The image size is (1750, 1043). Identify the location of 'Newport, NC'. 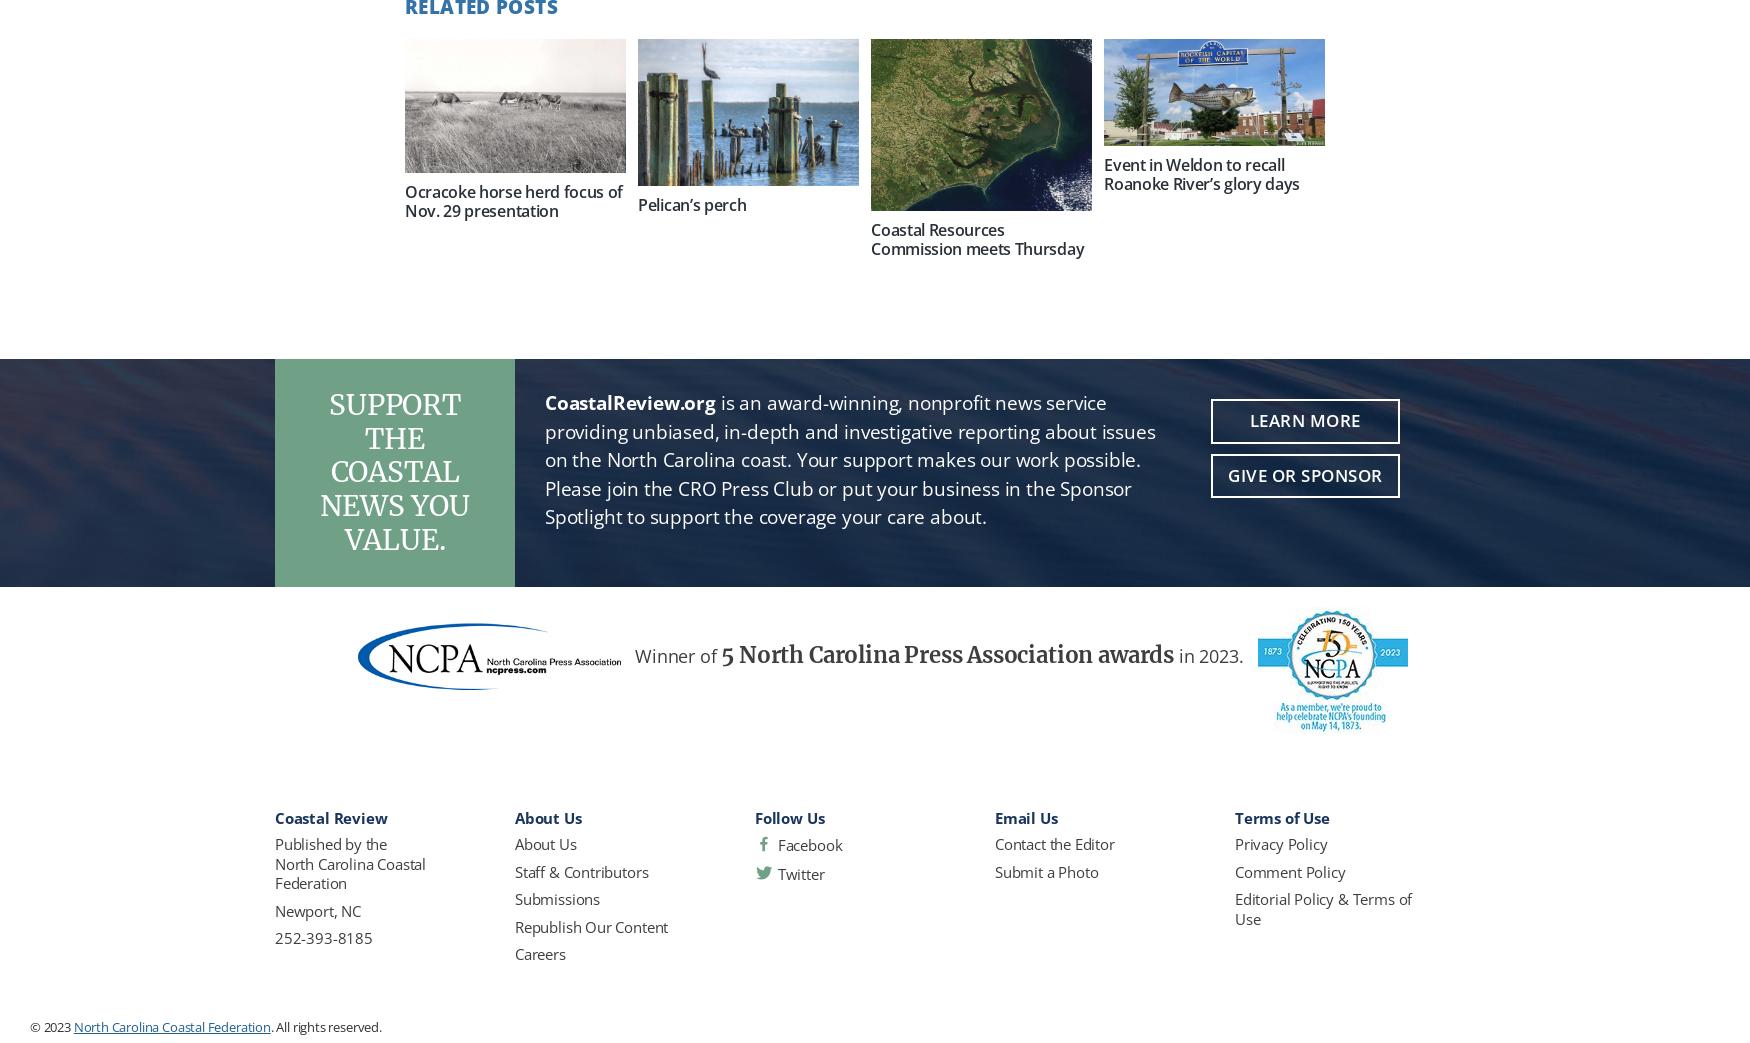
(317, 909).